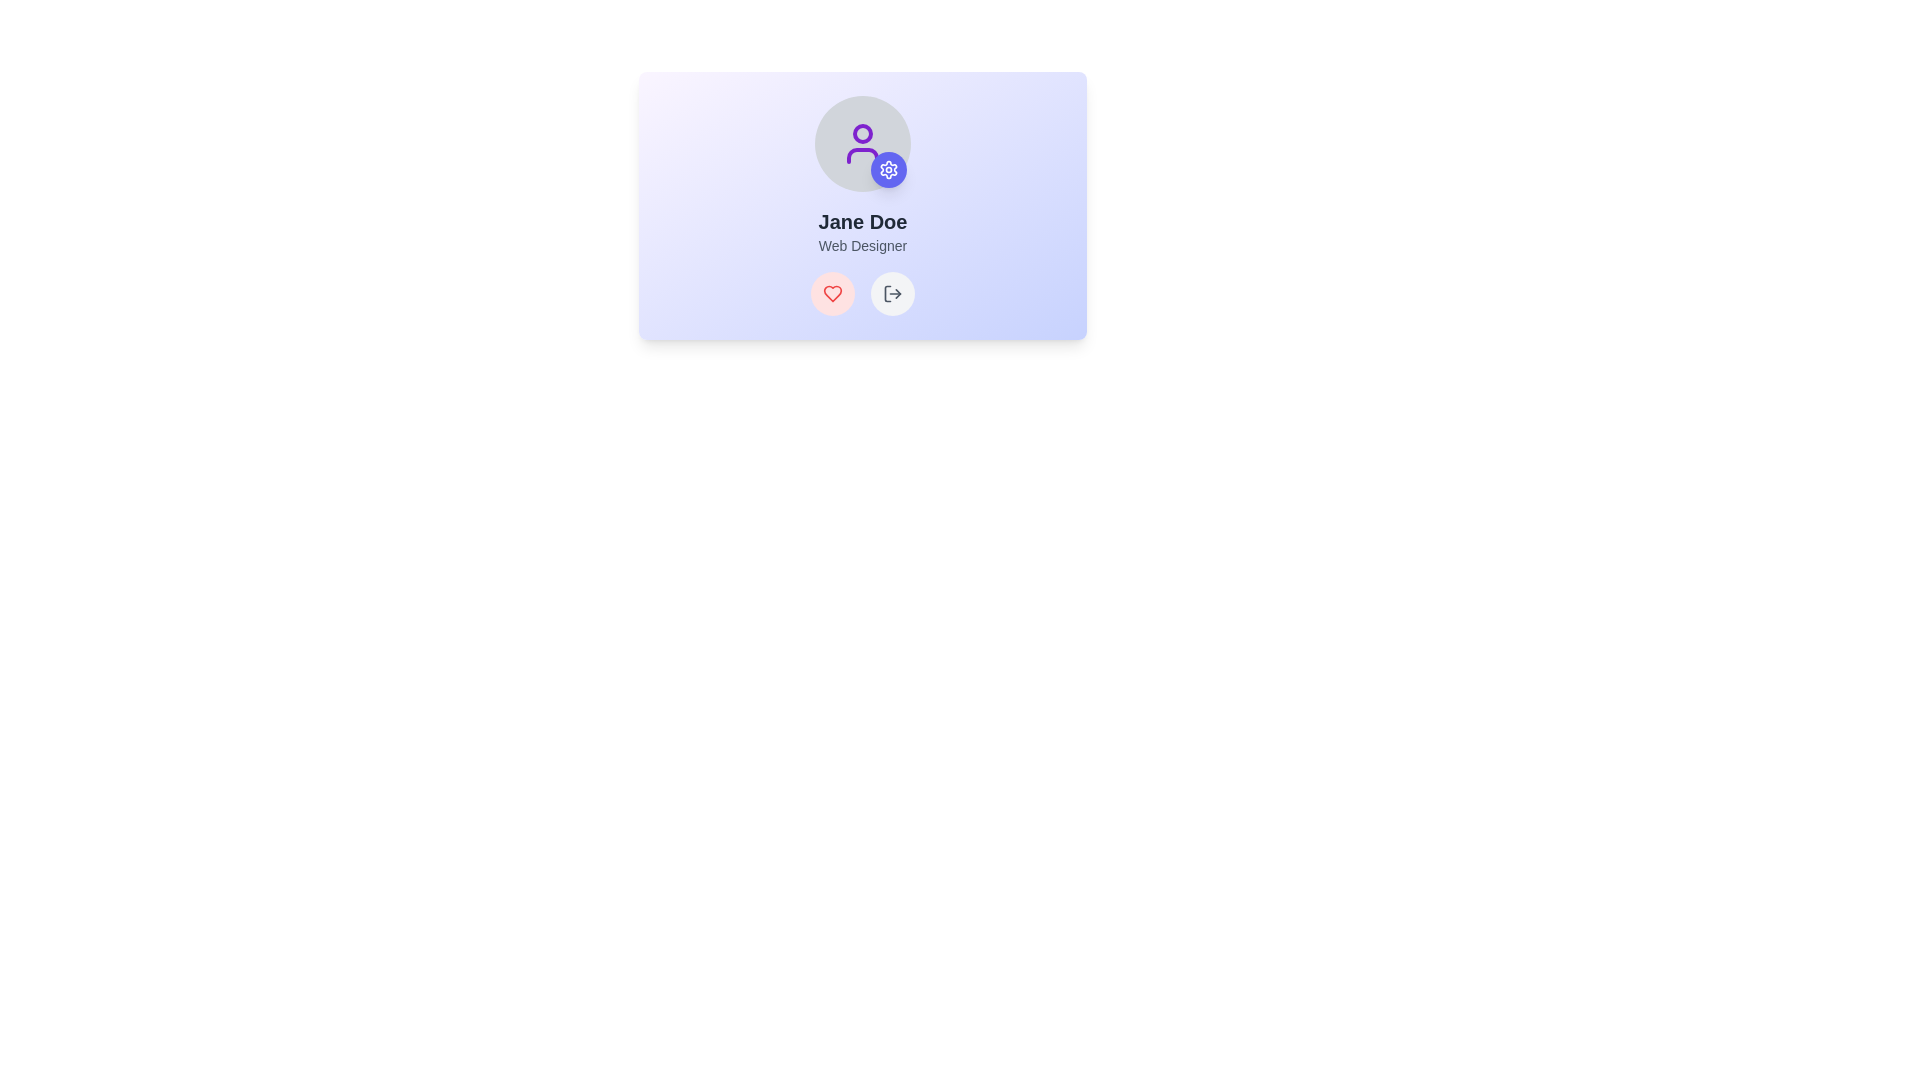 This screenshot has width=1920, height=1080. What do you see at coordinates (863, 230) in the screenshot?
I see `text description displayed in the Text Display element, which is centrally located below a circular icon and above interactive buttons` at bounding box center [863, 230].